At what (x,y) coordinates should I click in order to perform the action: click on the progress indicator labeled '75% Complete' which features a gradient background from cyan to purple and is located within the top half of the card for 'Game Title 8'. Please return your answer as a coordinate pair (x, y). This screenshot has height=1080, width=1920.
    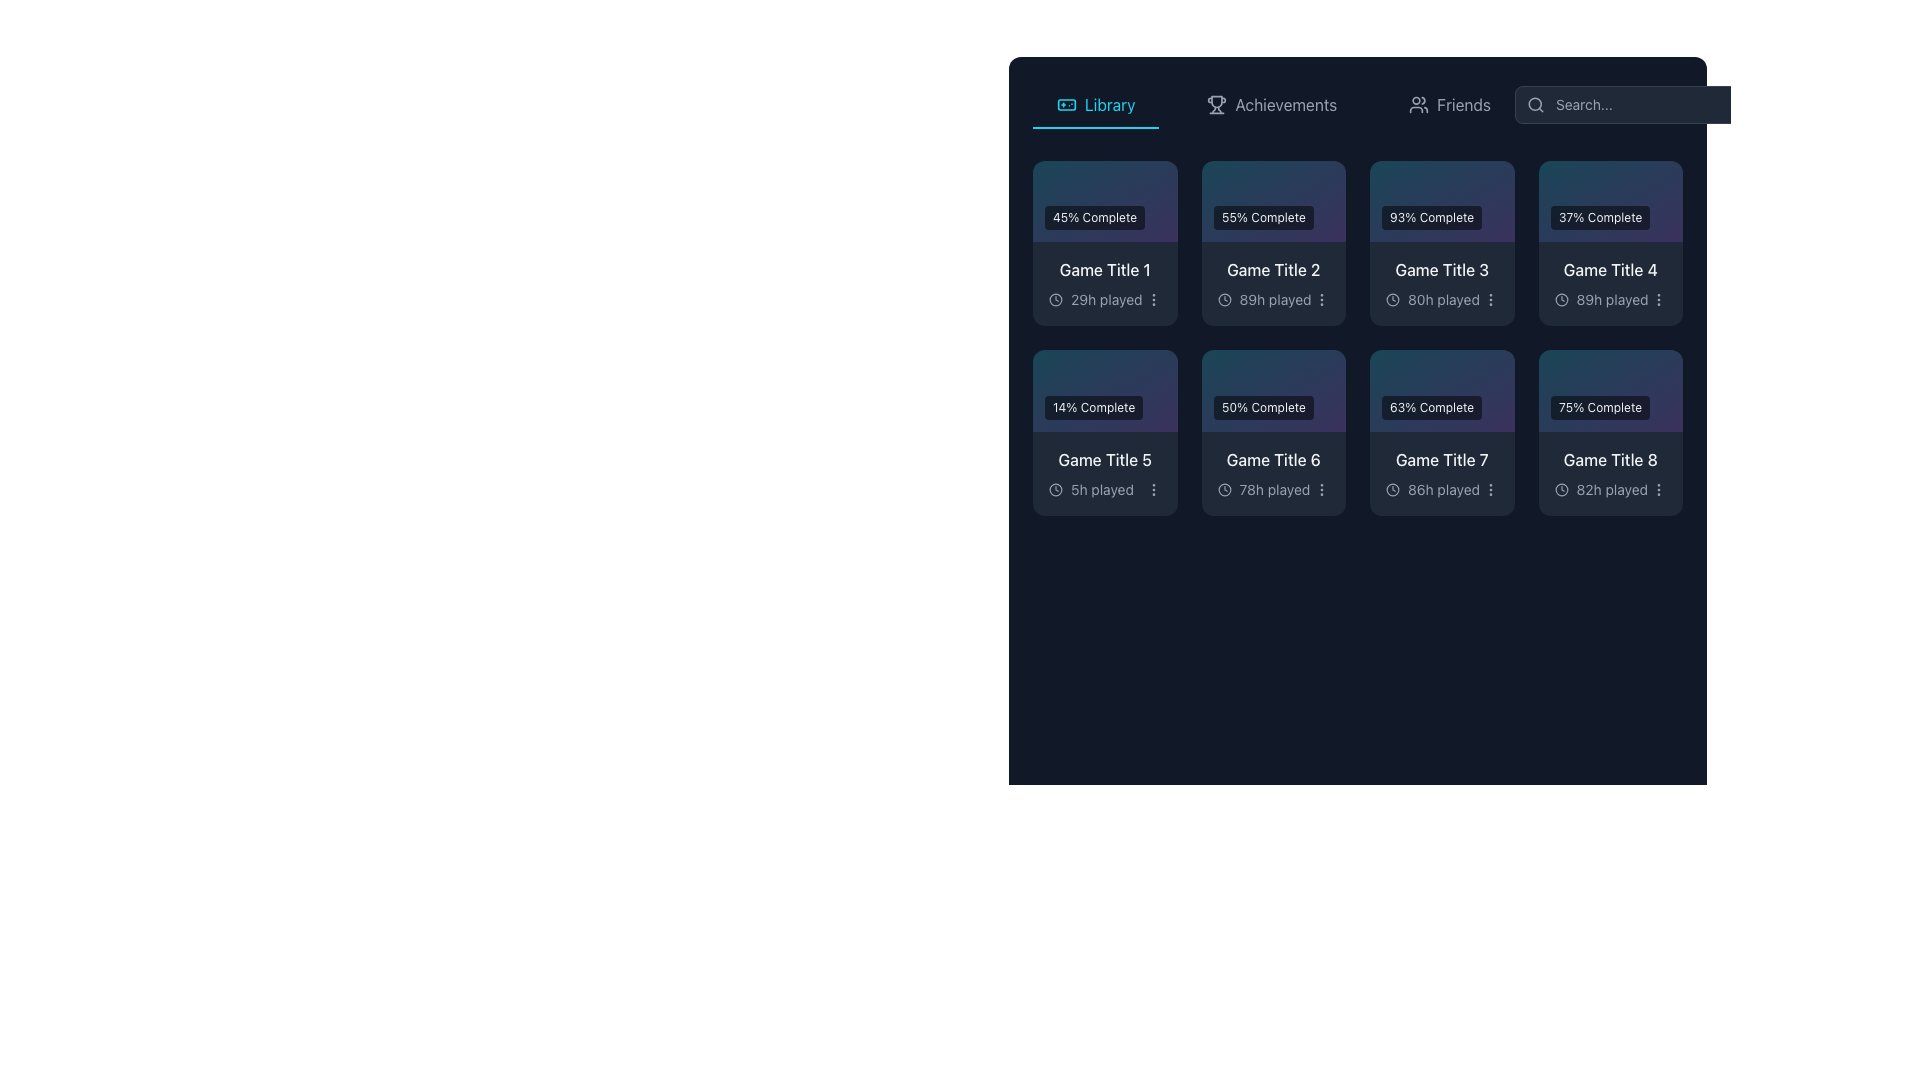
    Looking at the image, I should click on (1610, 390).